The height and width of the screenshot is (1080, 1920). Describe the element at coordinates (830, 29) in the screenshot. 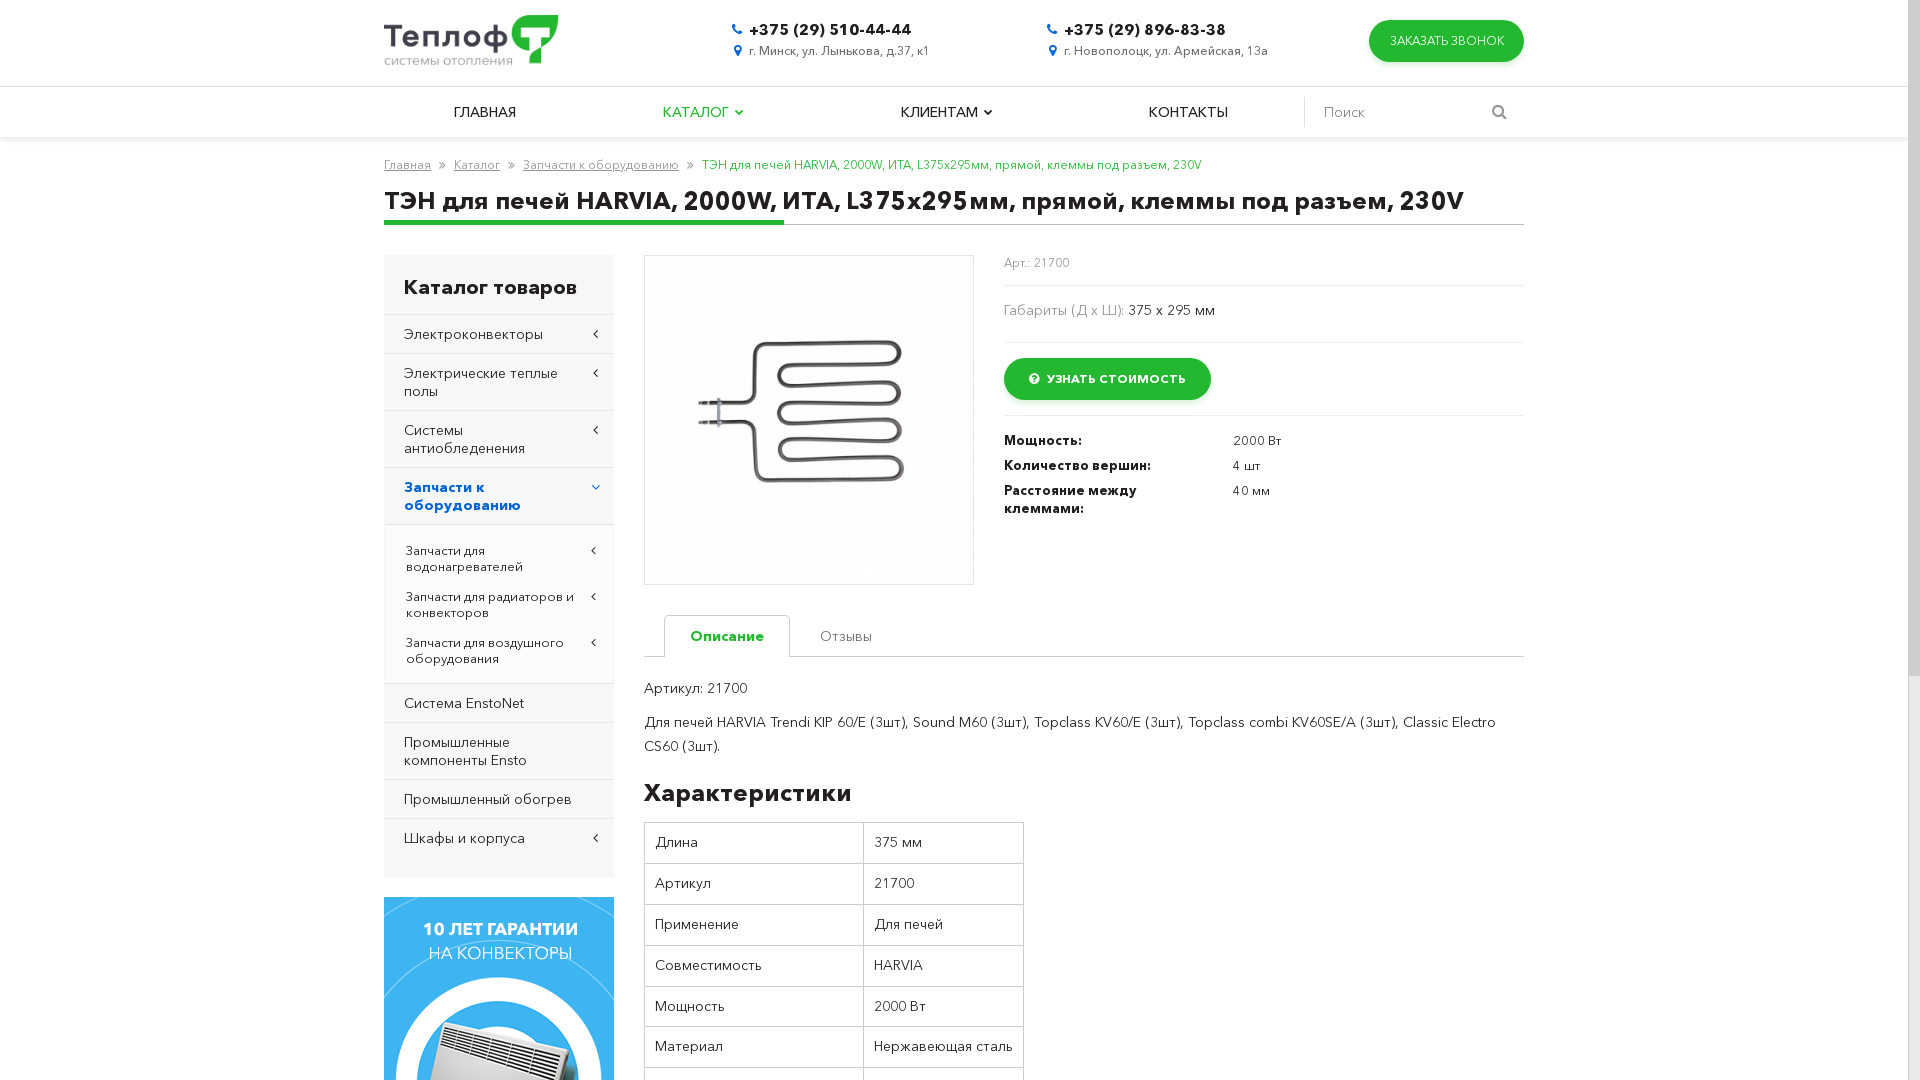

I see `'+375 (29) 510-44-44'` at that location.